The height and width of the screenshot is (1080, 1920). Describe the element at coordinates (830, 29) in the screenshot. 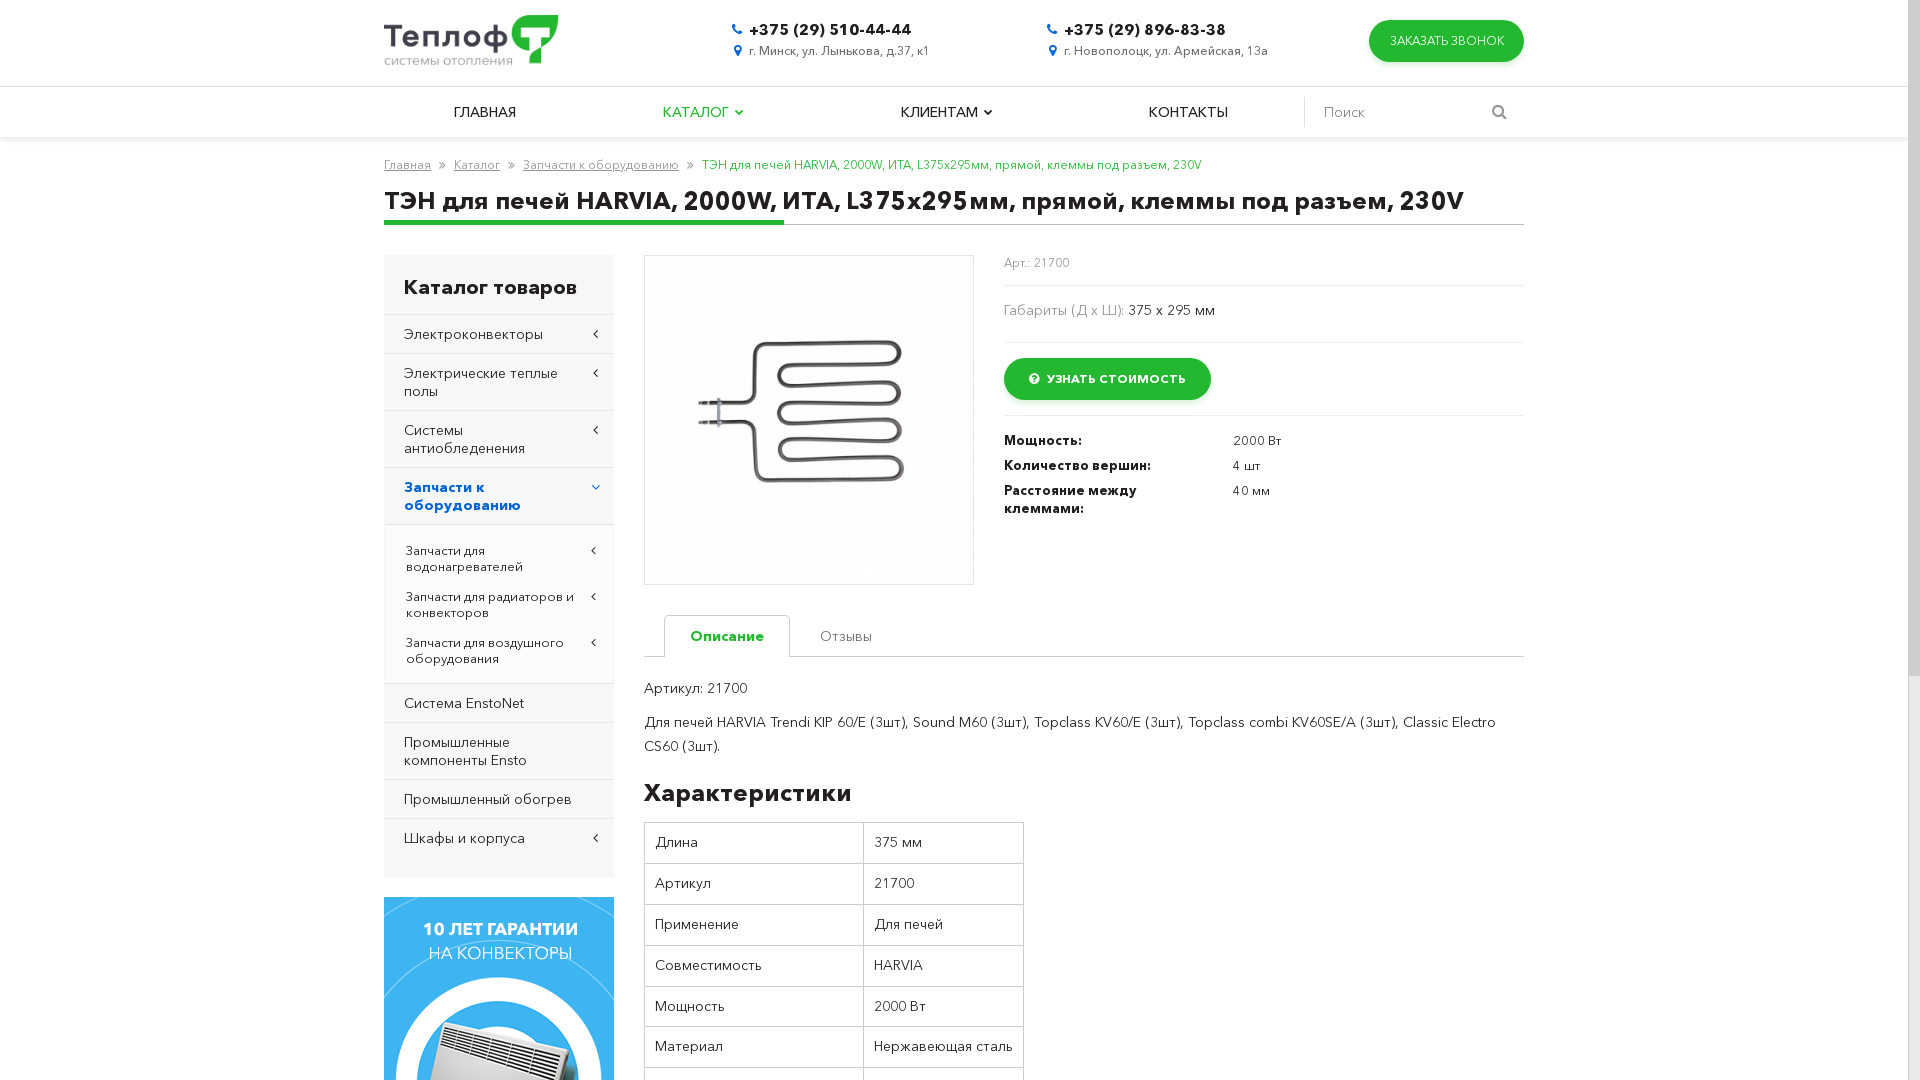

I see `'+375 (29) 510-44-44'` at that location.